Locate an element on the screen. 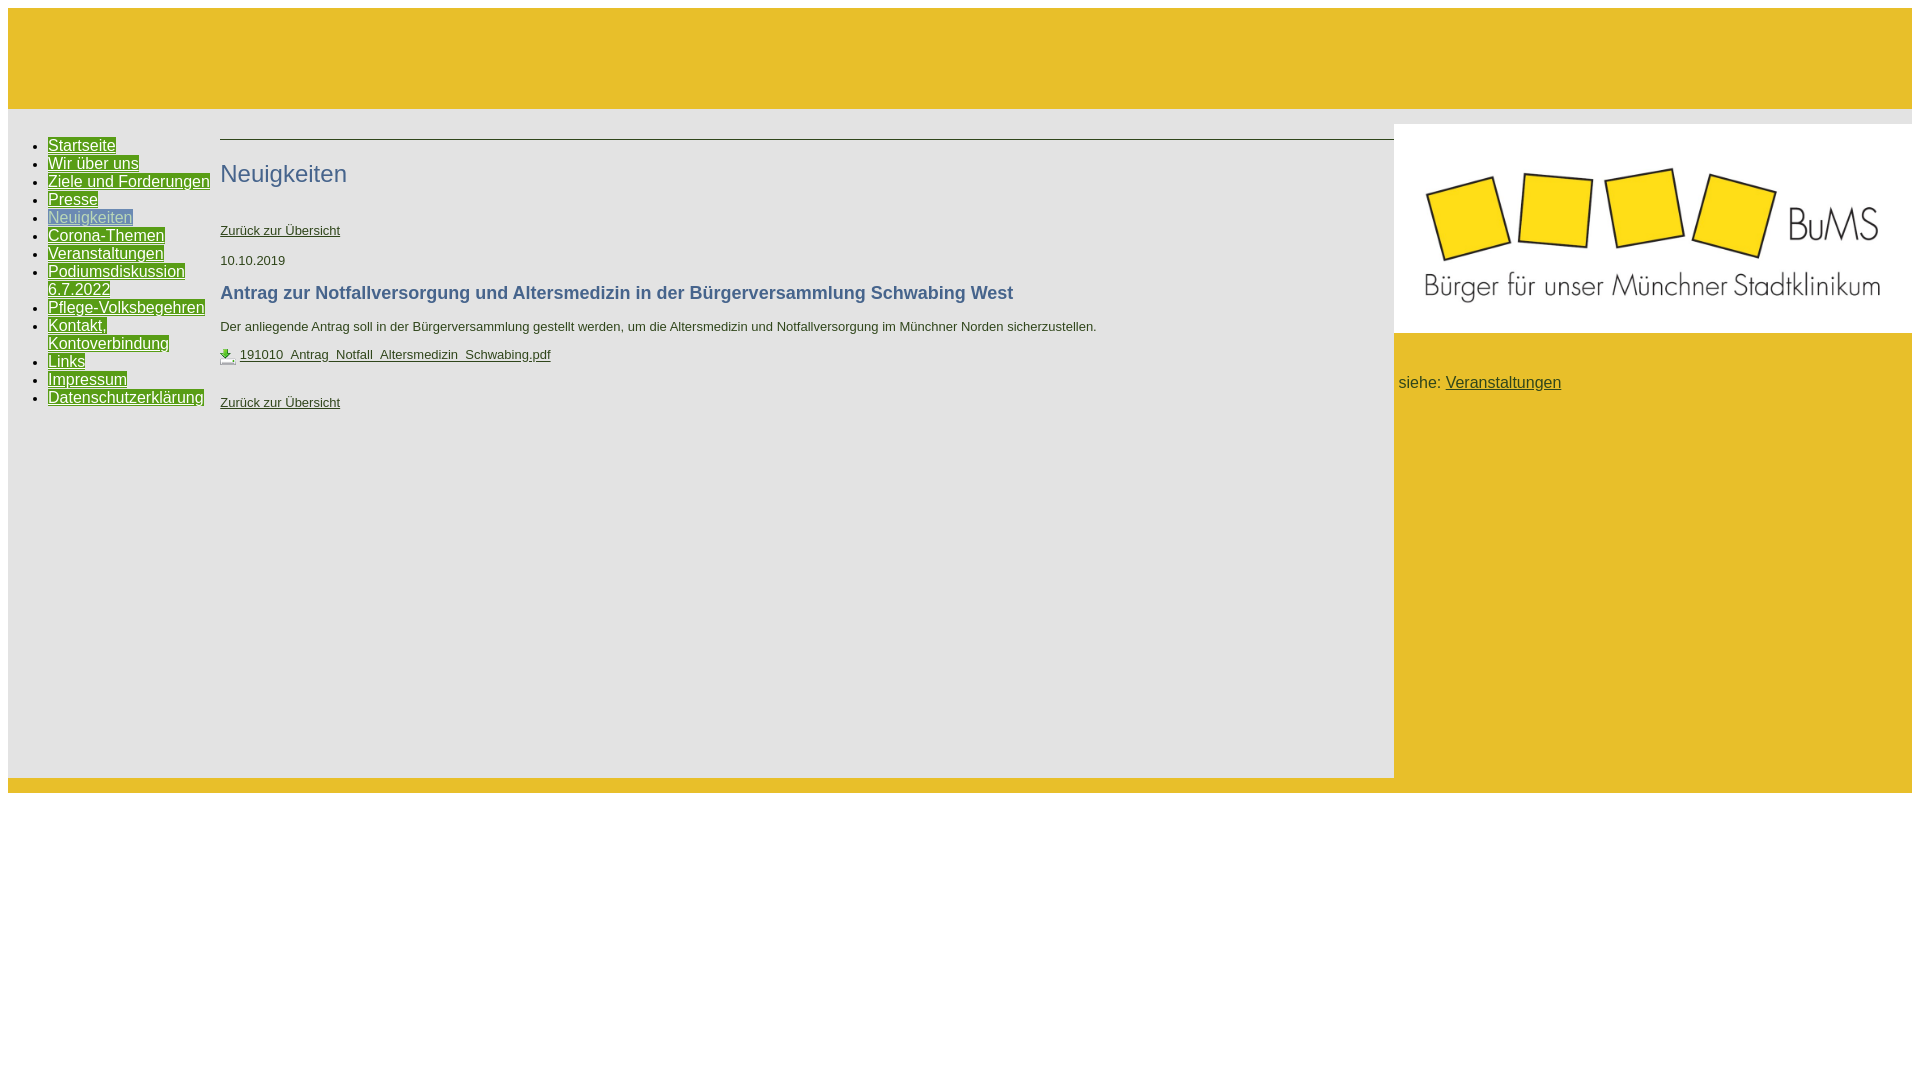 The height and width of the screenshot is (1080, 1920). 'Presse' is located at coordinates (48, 199).